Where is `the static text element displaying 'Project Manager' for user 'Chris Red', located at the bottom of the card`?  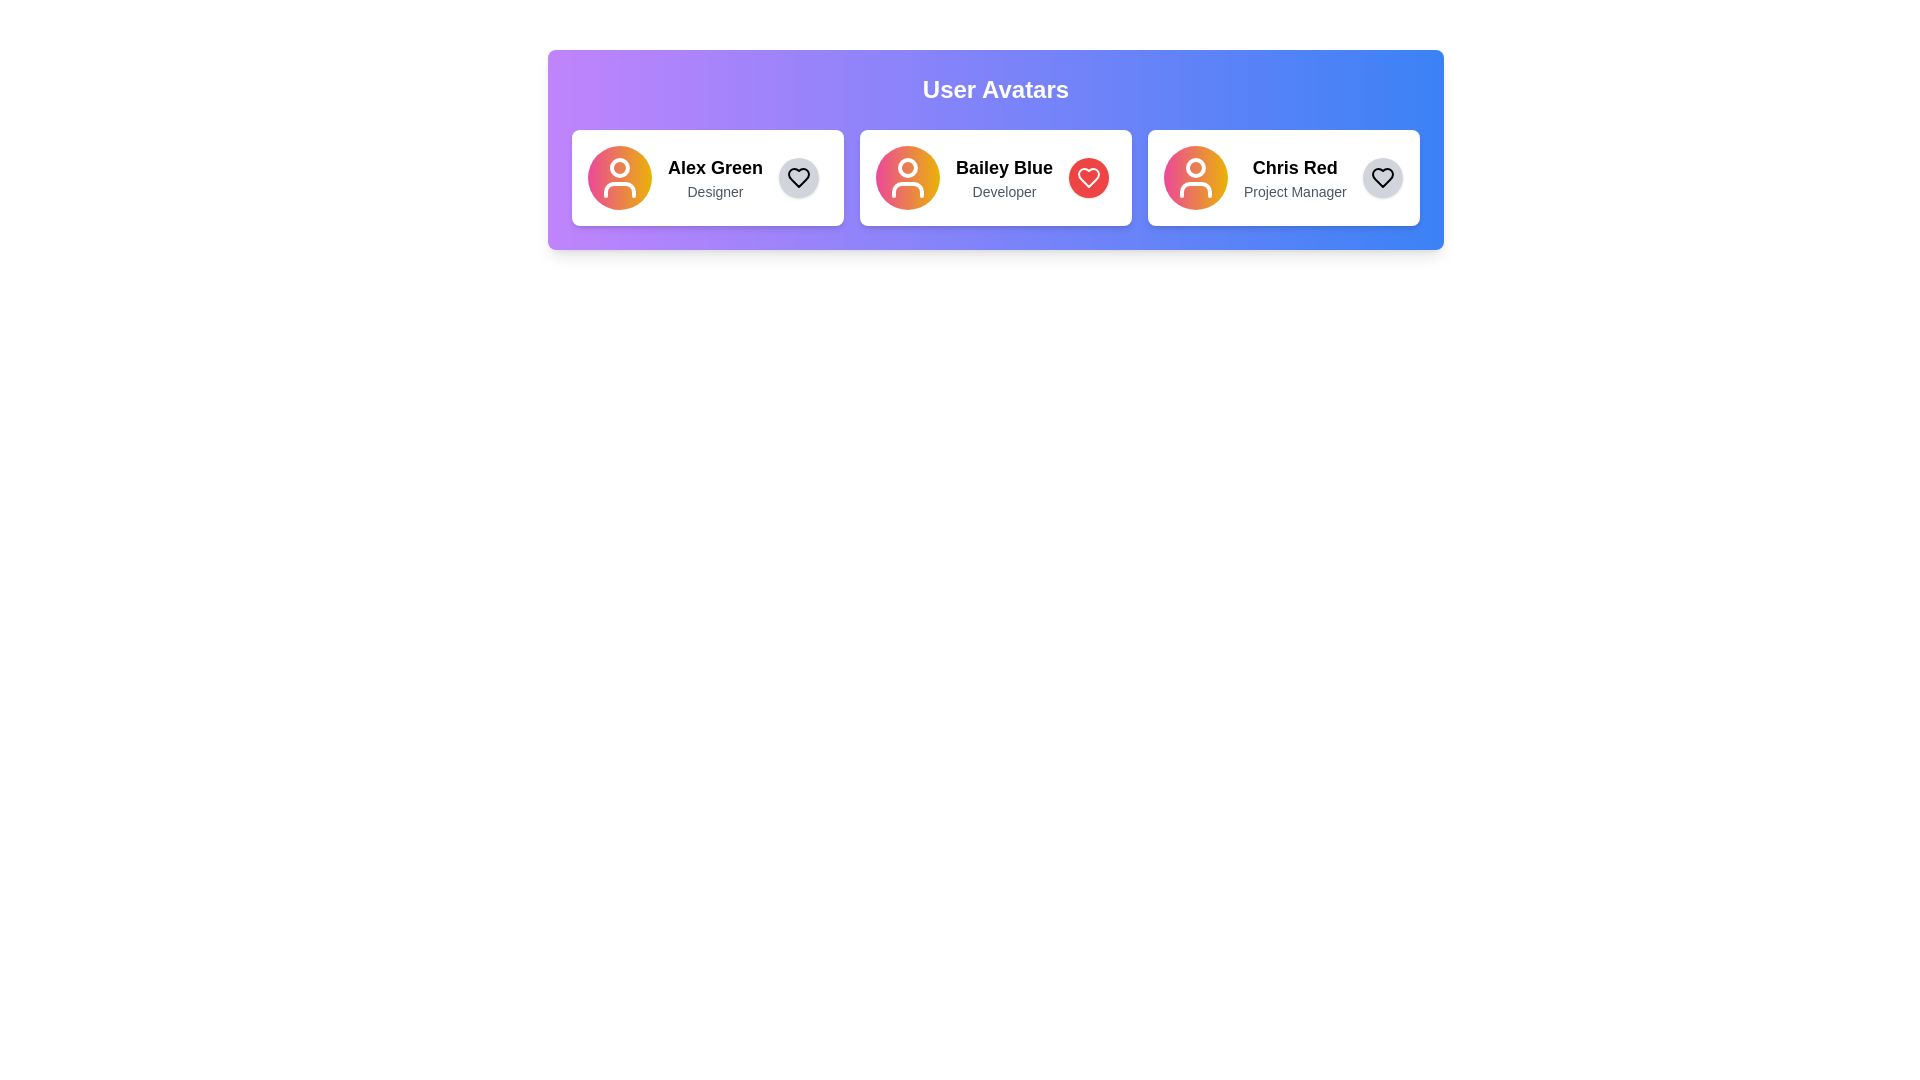 the static text element displaying 'Project Manager' for user 'Chris Red', located at the bottom of the card is located at coordinates (1295, 192).